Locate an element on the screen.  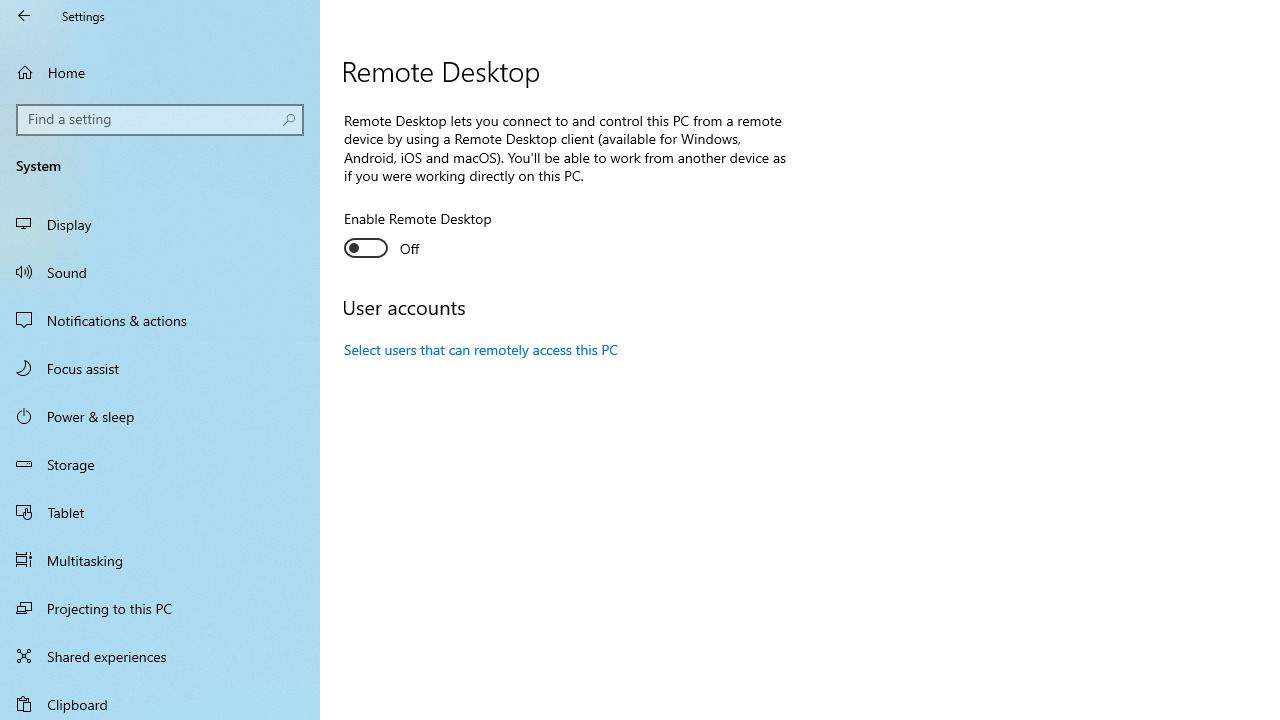
'Multitasking' is located at coordinates (160, 559).